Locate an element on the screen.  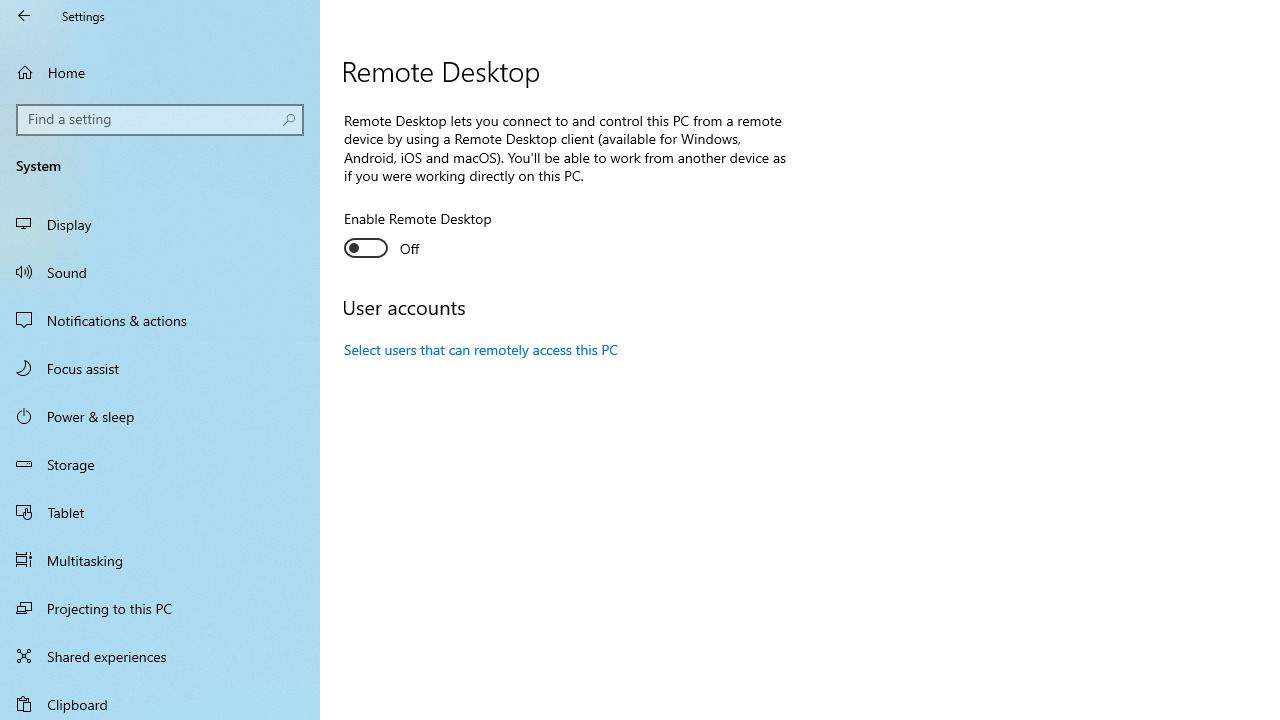
'Multitasking' is located at coordinates (160, 559).